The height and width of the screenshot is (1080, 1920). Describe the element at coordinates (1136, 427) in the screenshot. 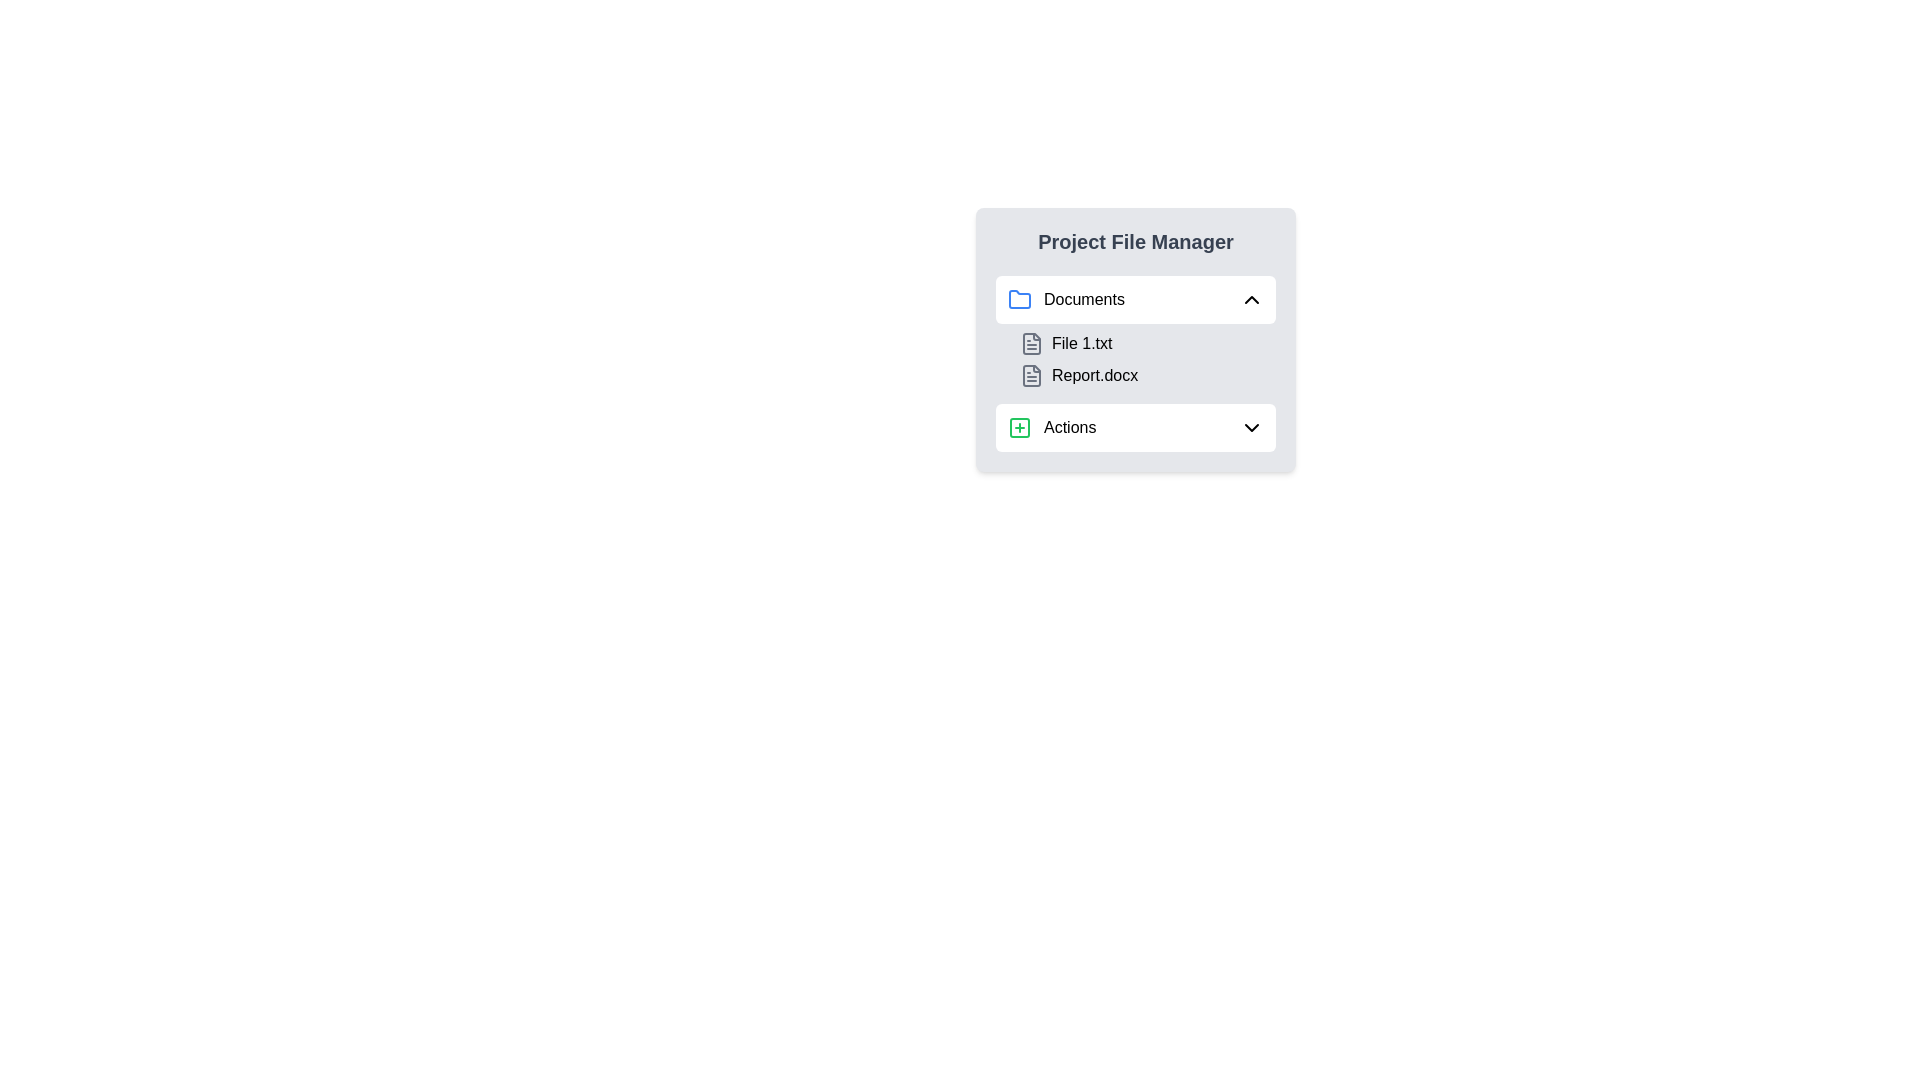

I see `the dropdown button located at the bottom of the list of items labeled 'Documents', 'File 1.txt', and 'Report.docx'` at that location.